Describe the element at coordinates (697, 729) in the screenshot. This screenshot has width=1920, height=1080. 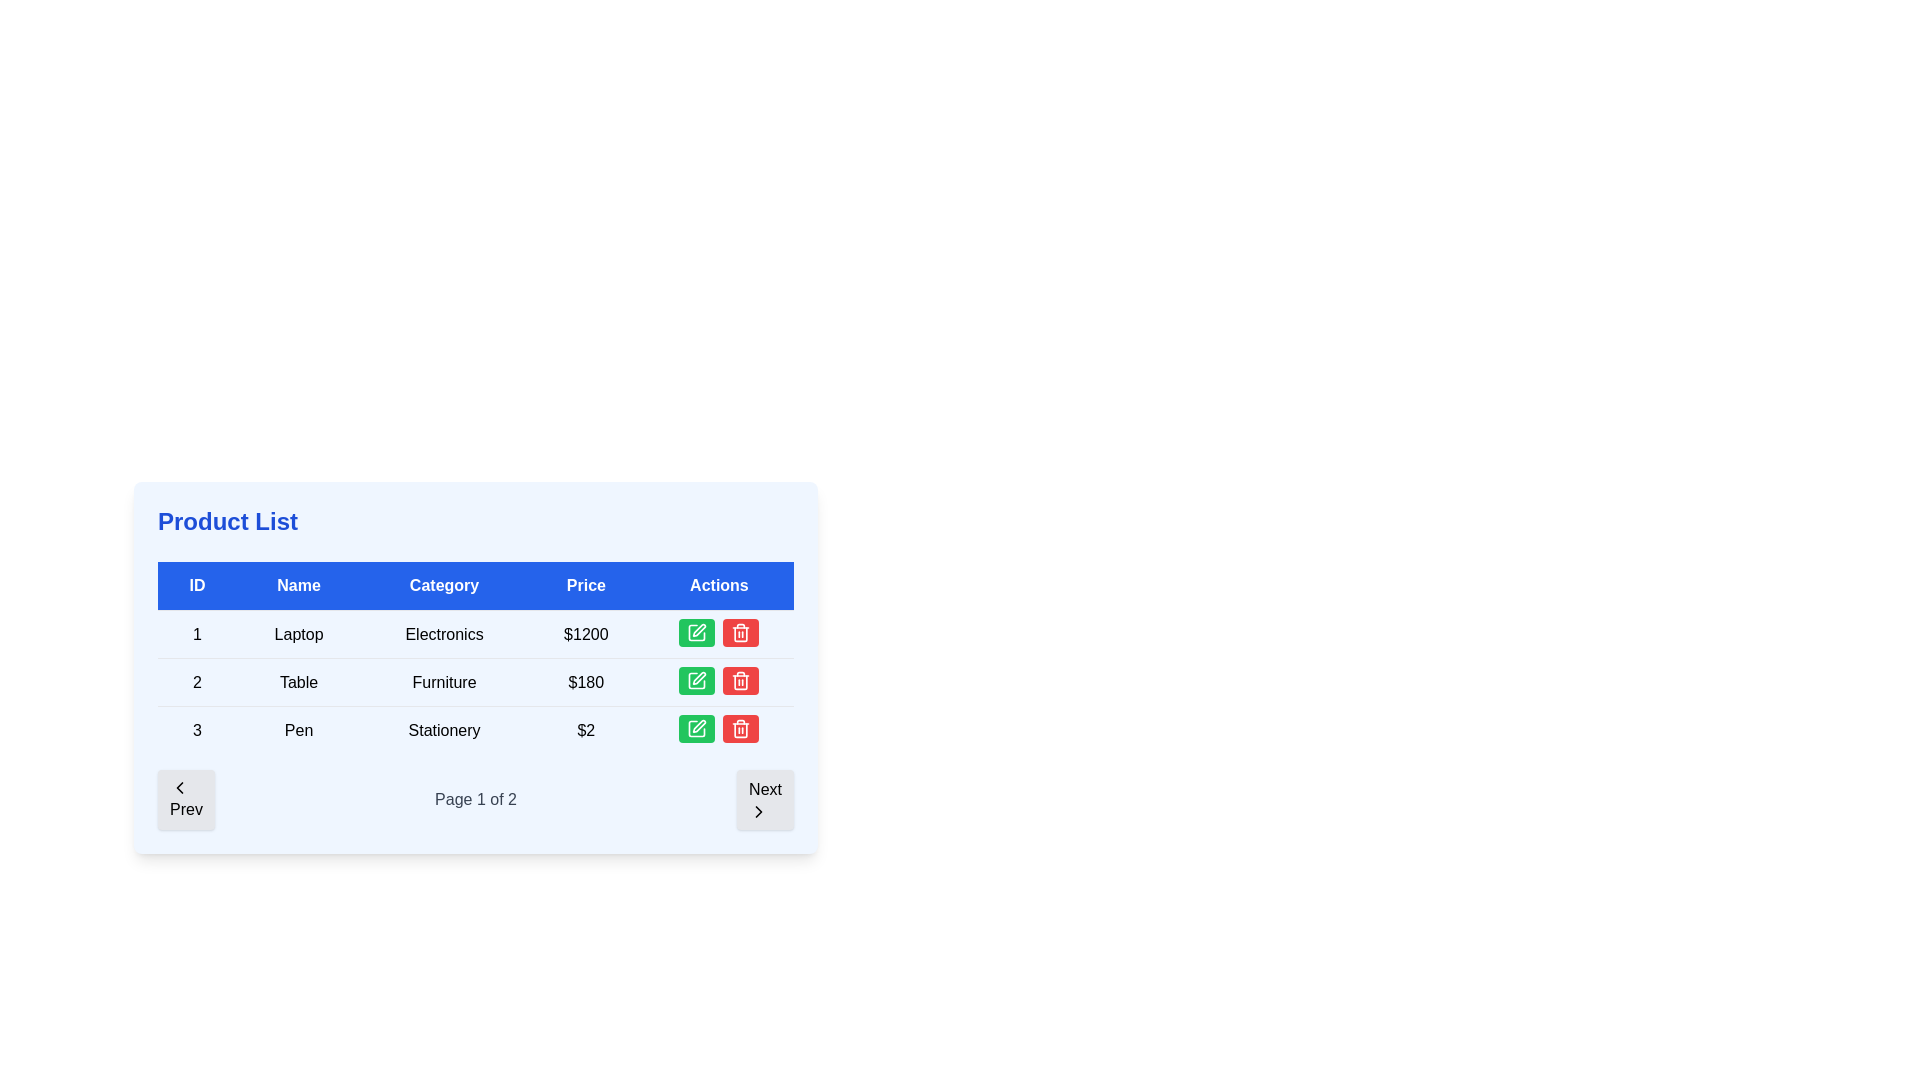
I see `the edit button in the 'Actions' column of the table, located in the third row for the item 'Pen'` at that location.